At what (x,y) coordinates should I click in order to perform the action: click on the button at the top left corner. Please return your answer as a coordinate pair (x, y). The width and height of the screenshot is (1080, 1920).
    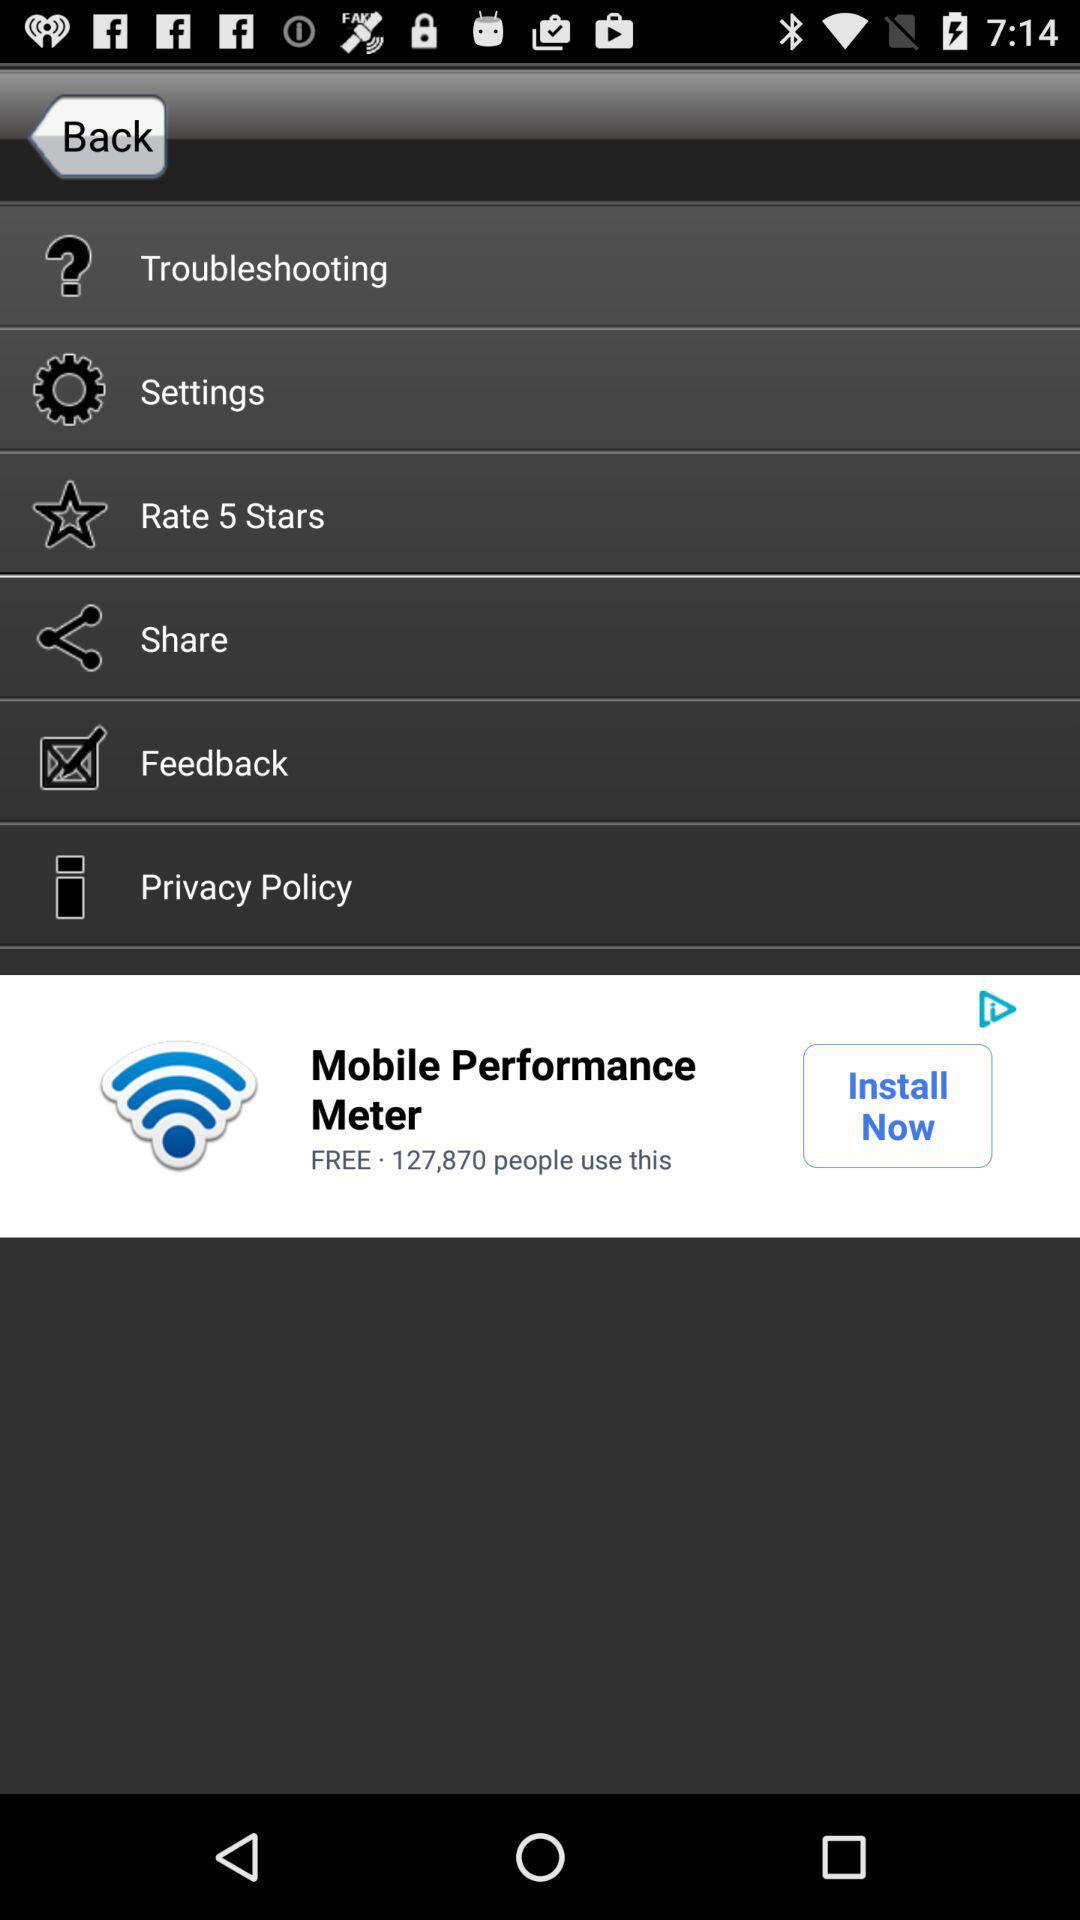
    Looking at the image, I should click on (97, 134).